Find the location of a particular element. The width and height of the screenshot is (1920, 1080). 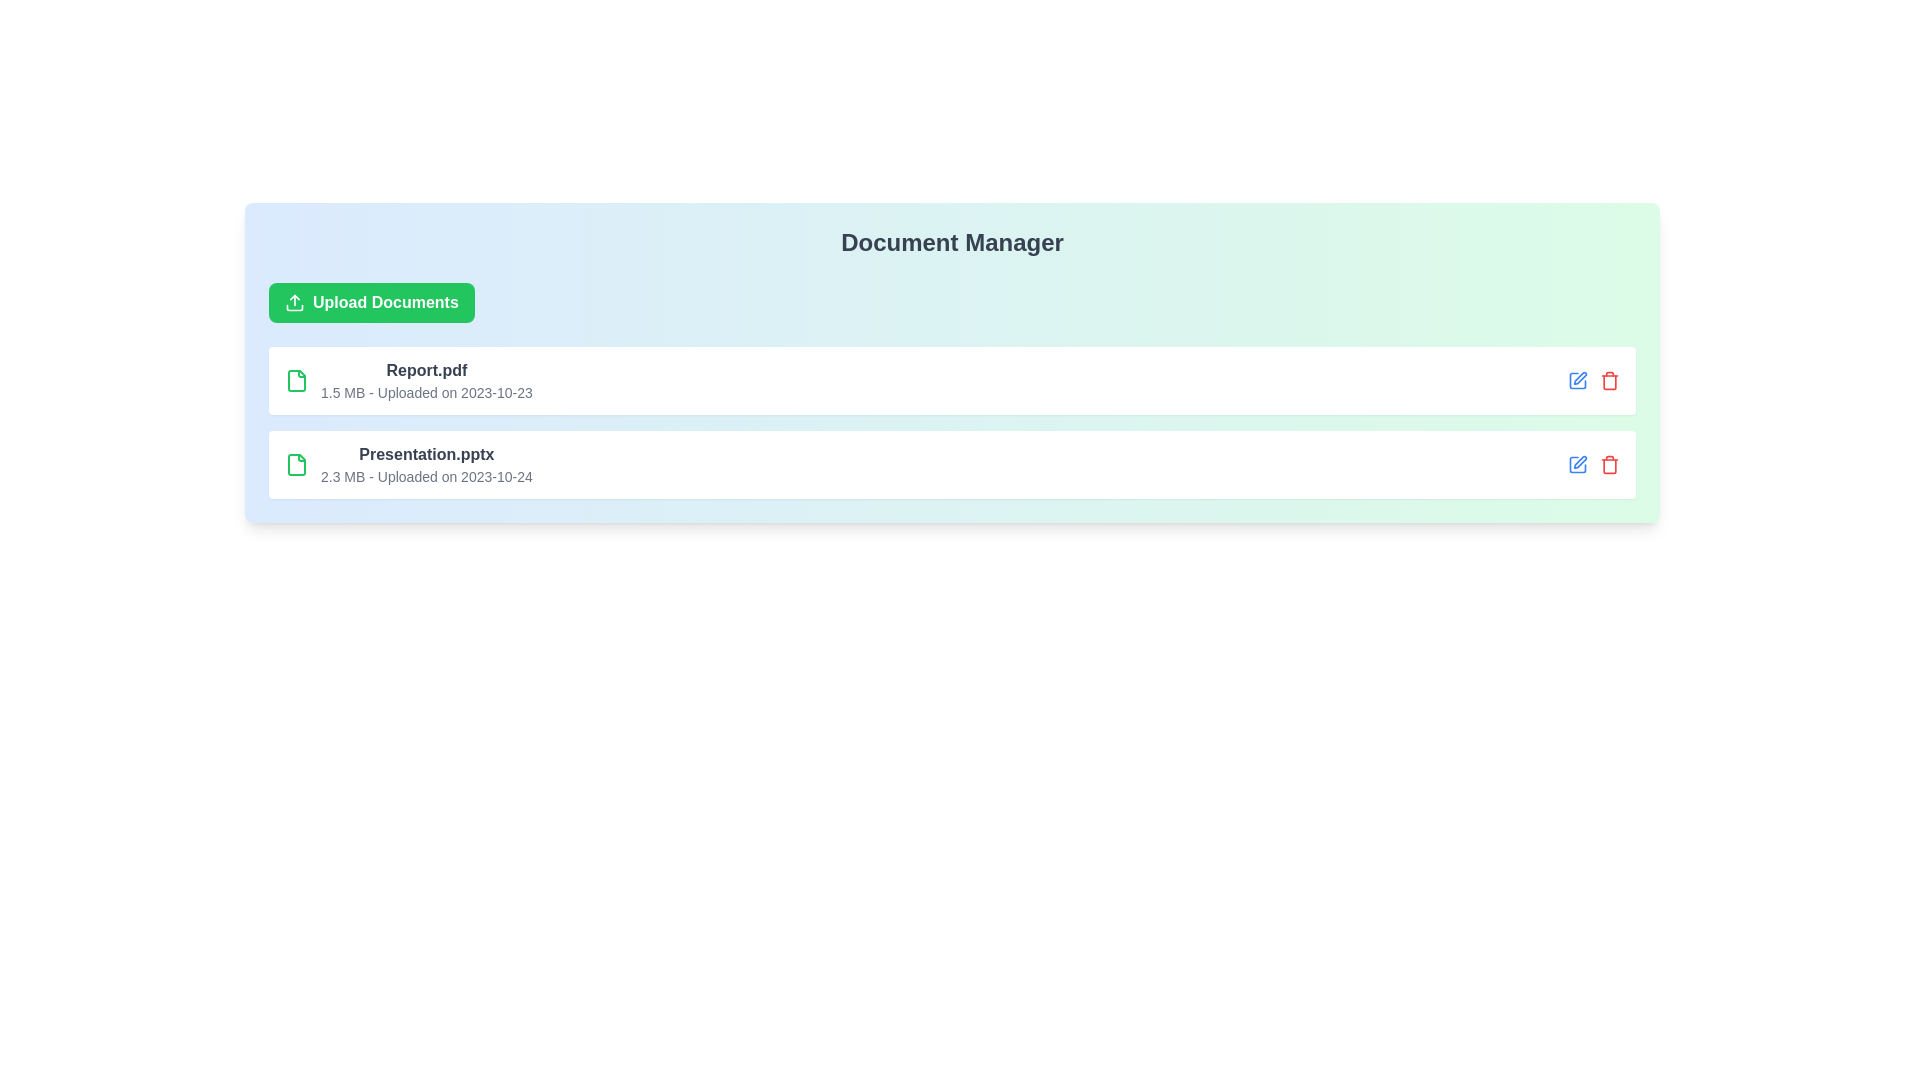

the edit icon resembling a pen or pencil located at the right end of the second row of listed documents for more options is located at coordinates (1578, 378).